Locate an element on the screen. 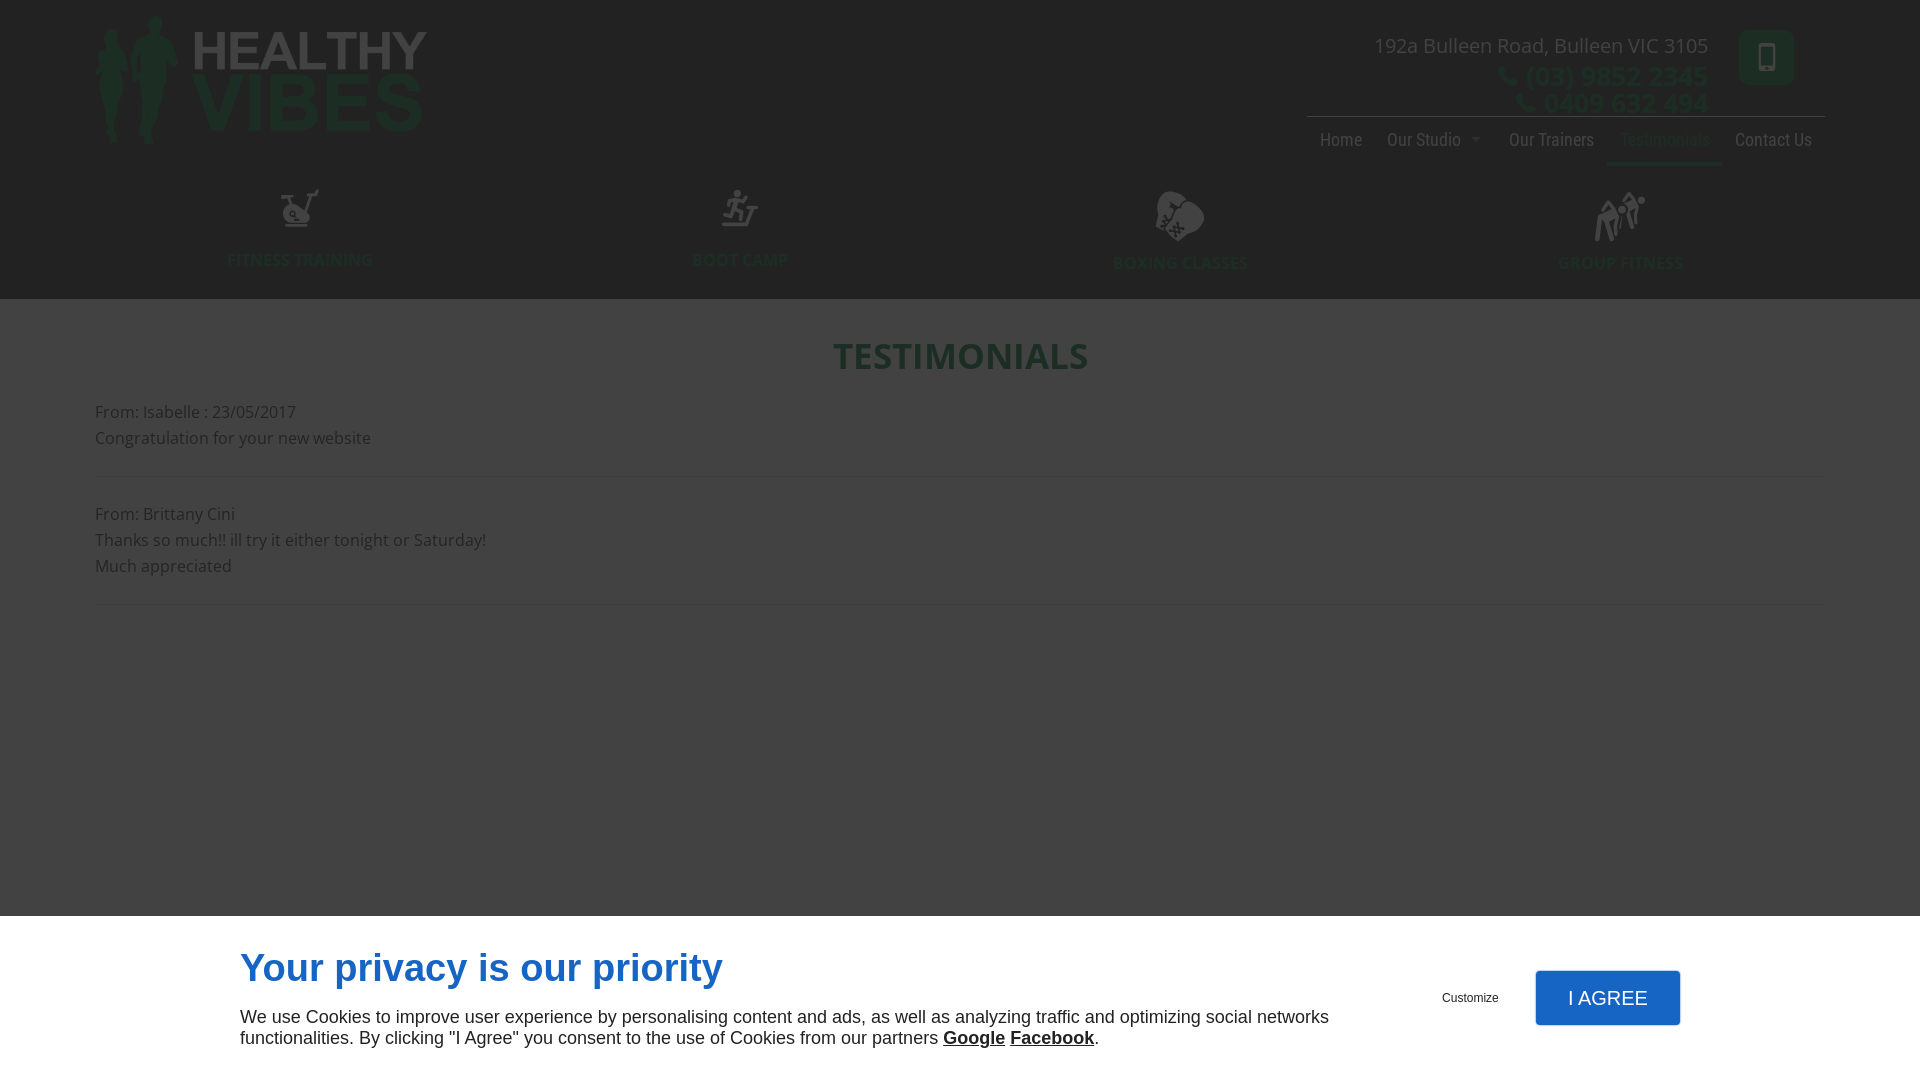  'Instagram' is located at coordinates (960, 977).